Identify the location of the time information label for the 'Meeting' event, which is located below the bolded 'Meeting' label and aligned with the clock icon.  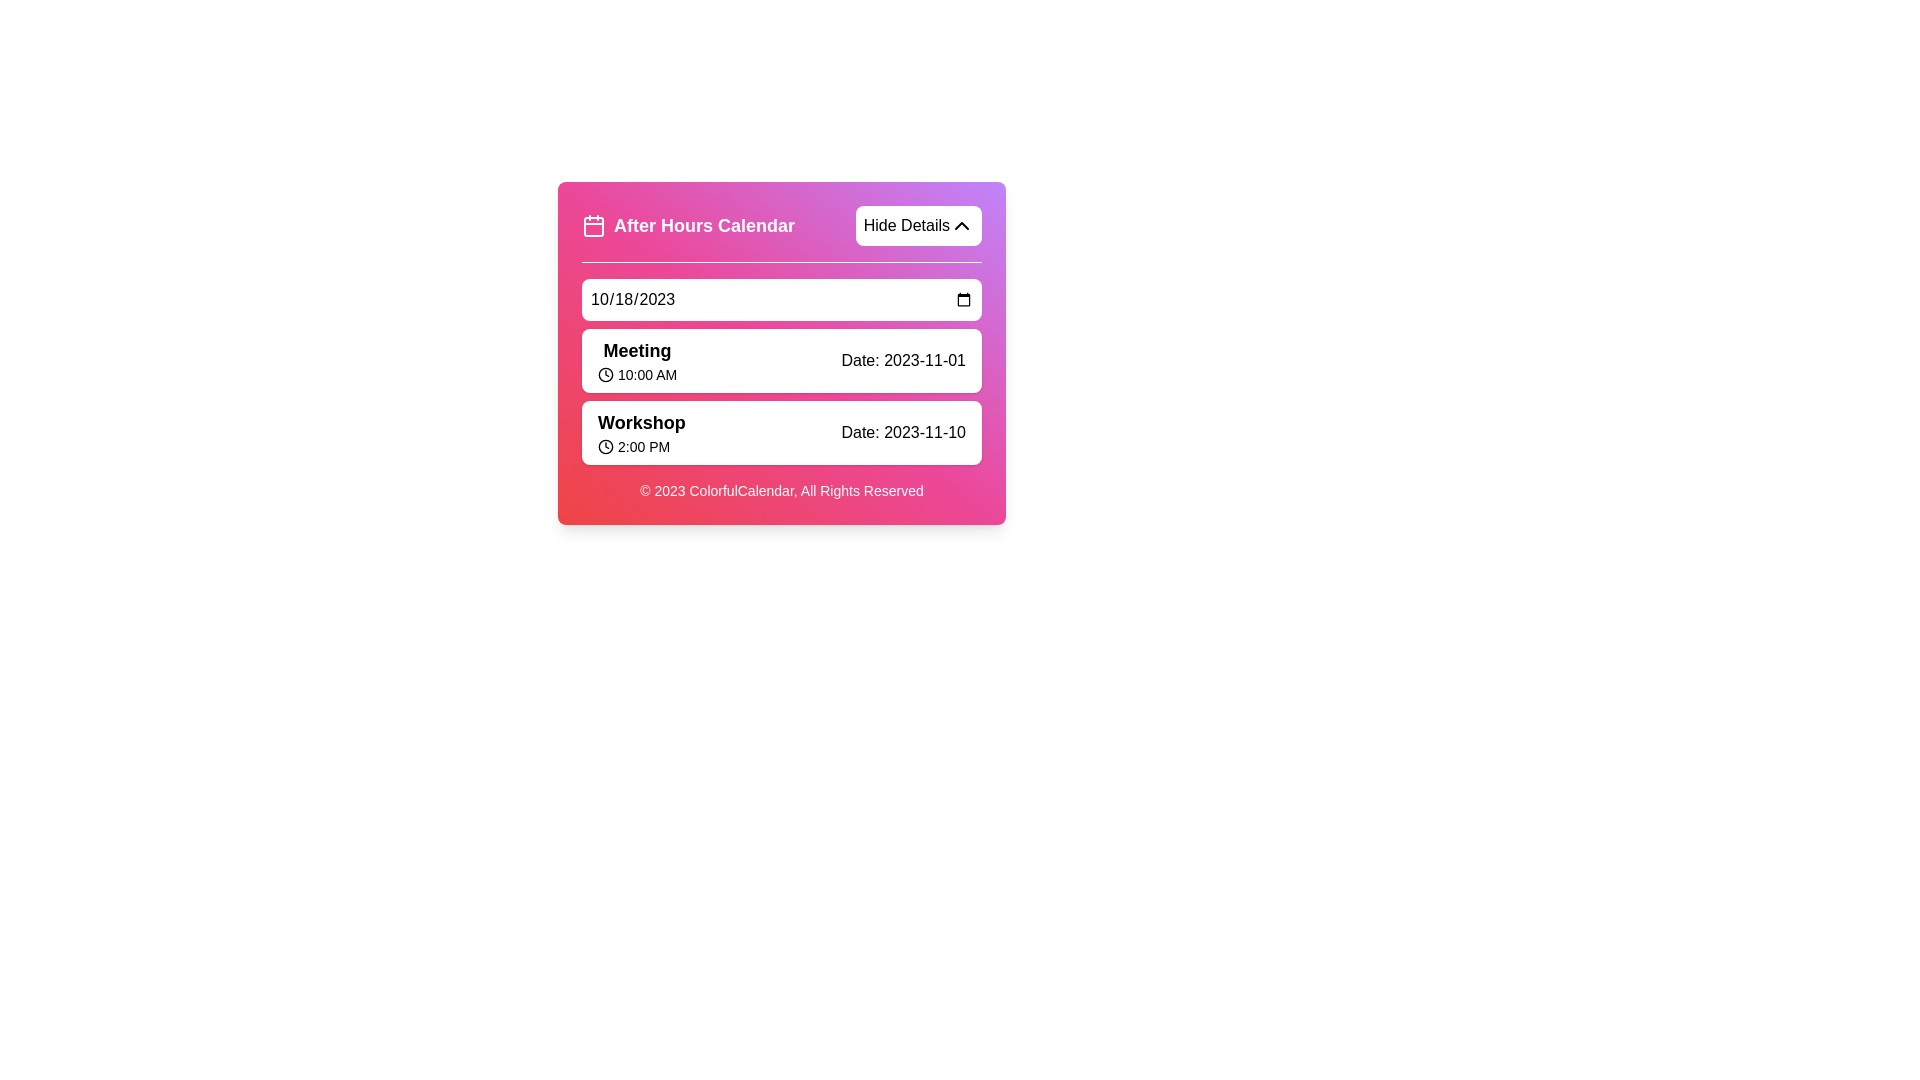
(636, 374).